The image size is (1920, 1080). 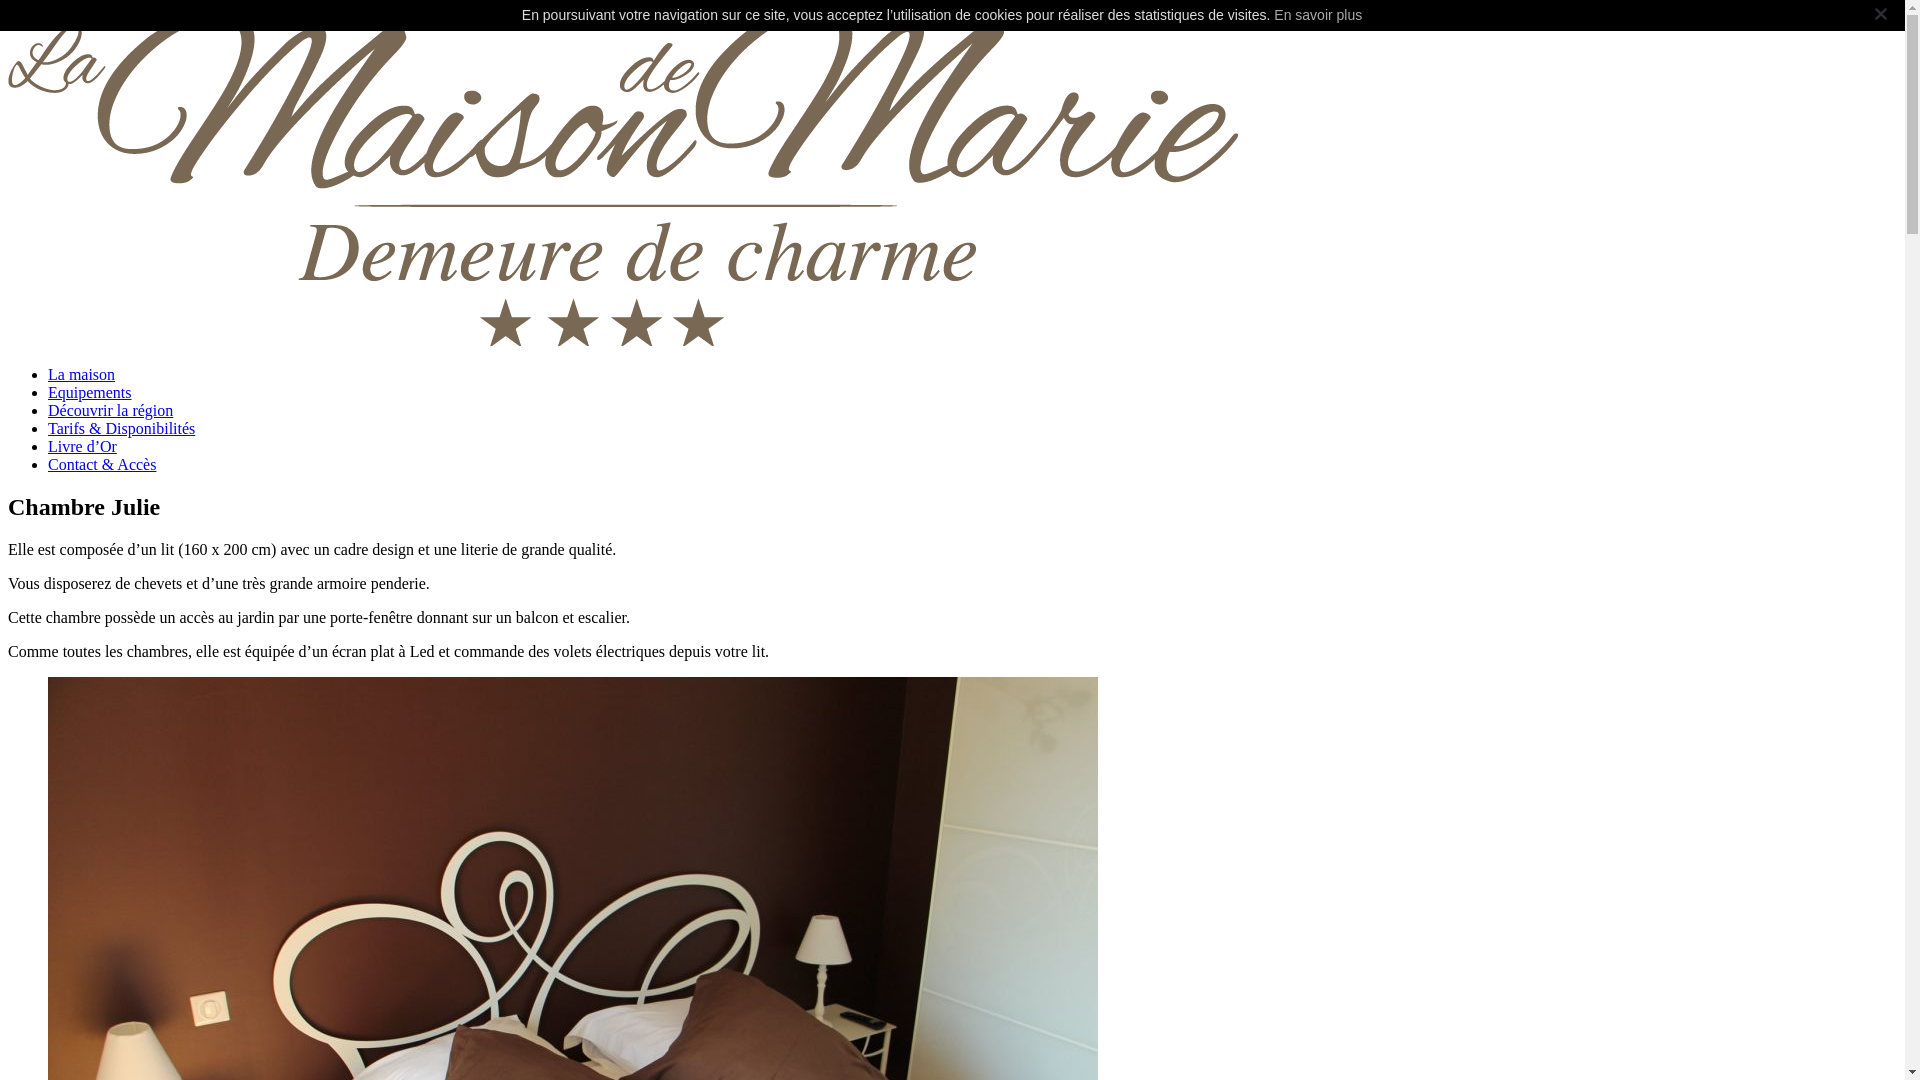 I want to click on 'En savoir plus', so click(x=1318, y=15).